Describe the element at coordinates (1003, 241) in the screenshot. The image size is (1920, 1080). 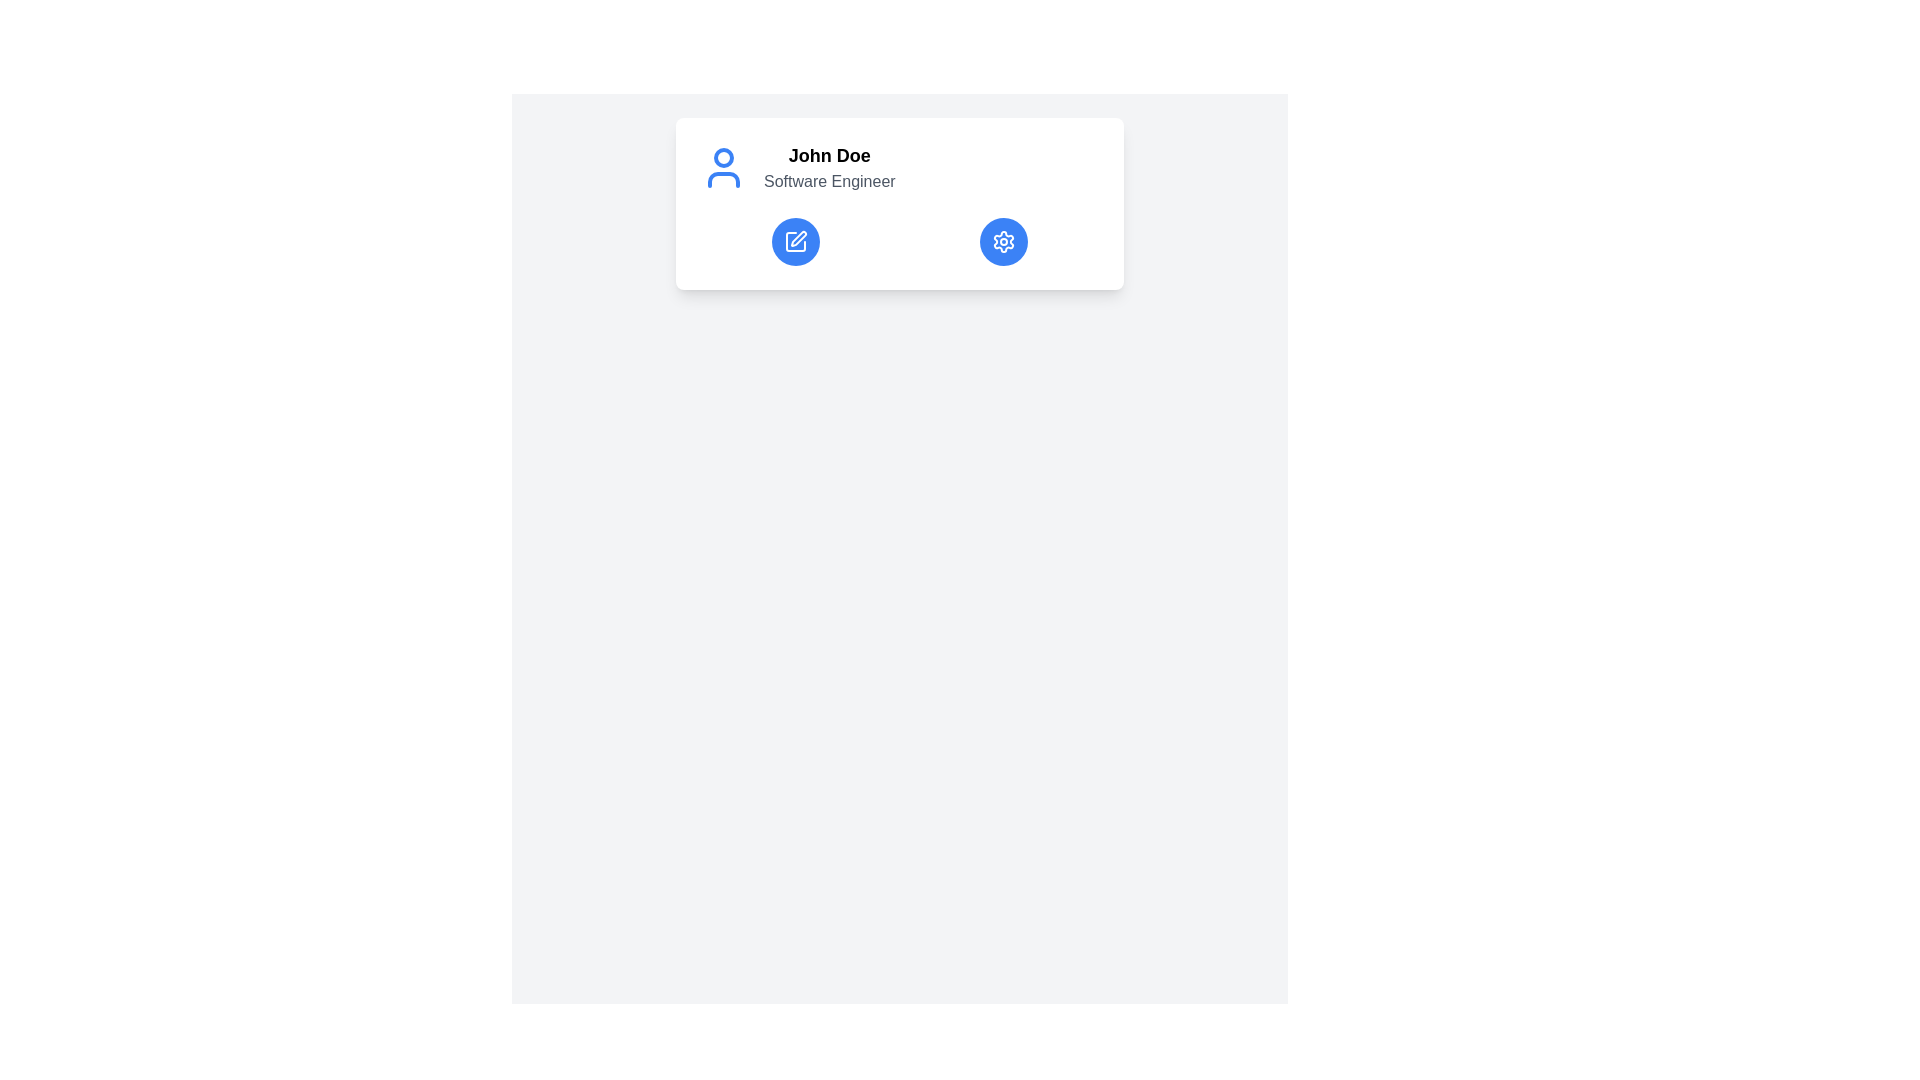
I see `the settings icon located within the button element on the right side of the rectangular card` at that location.